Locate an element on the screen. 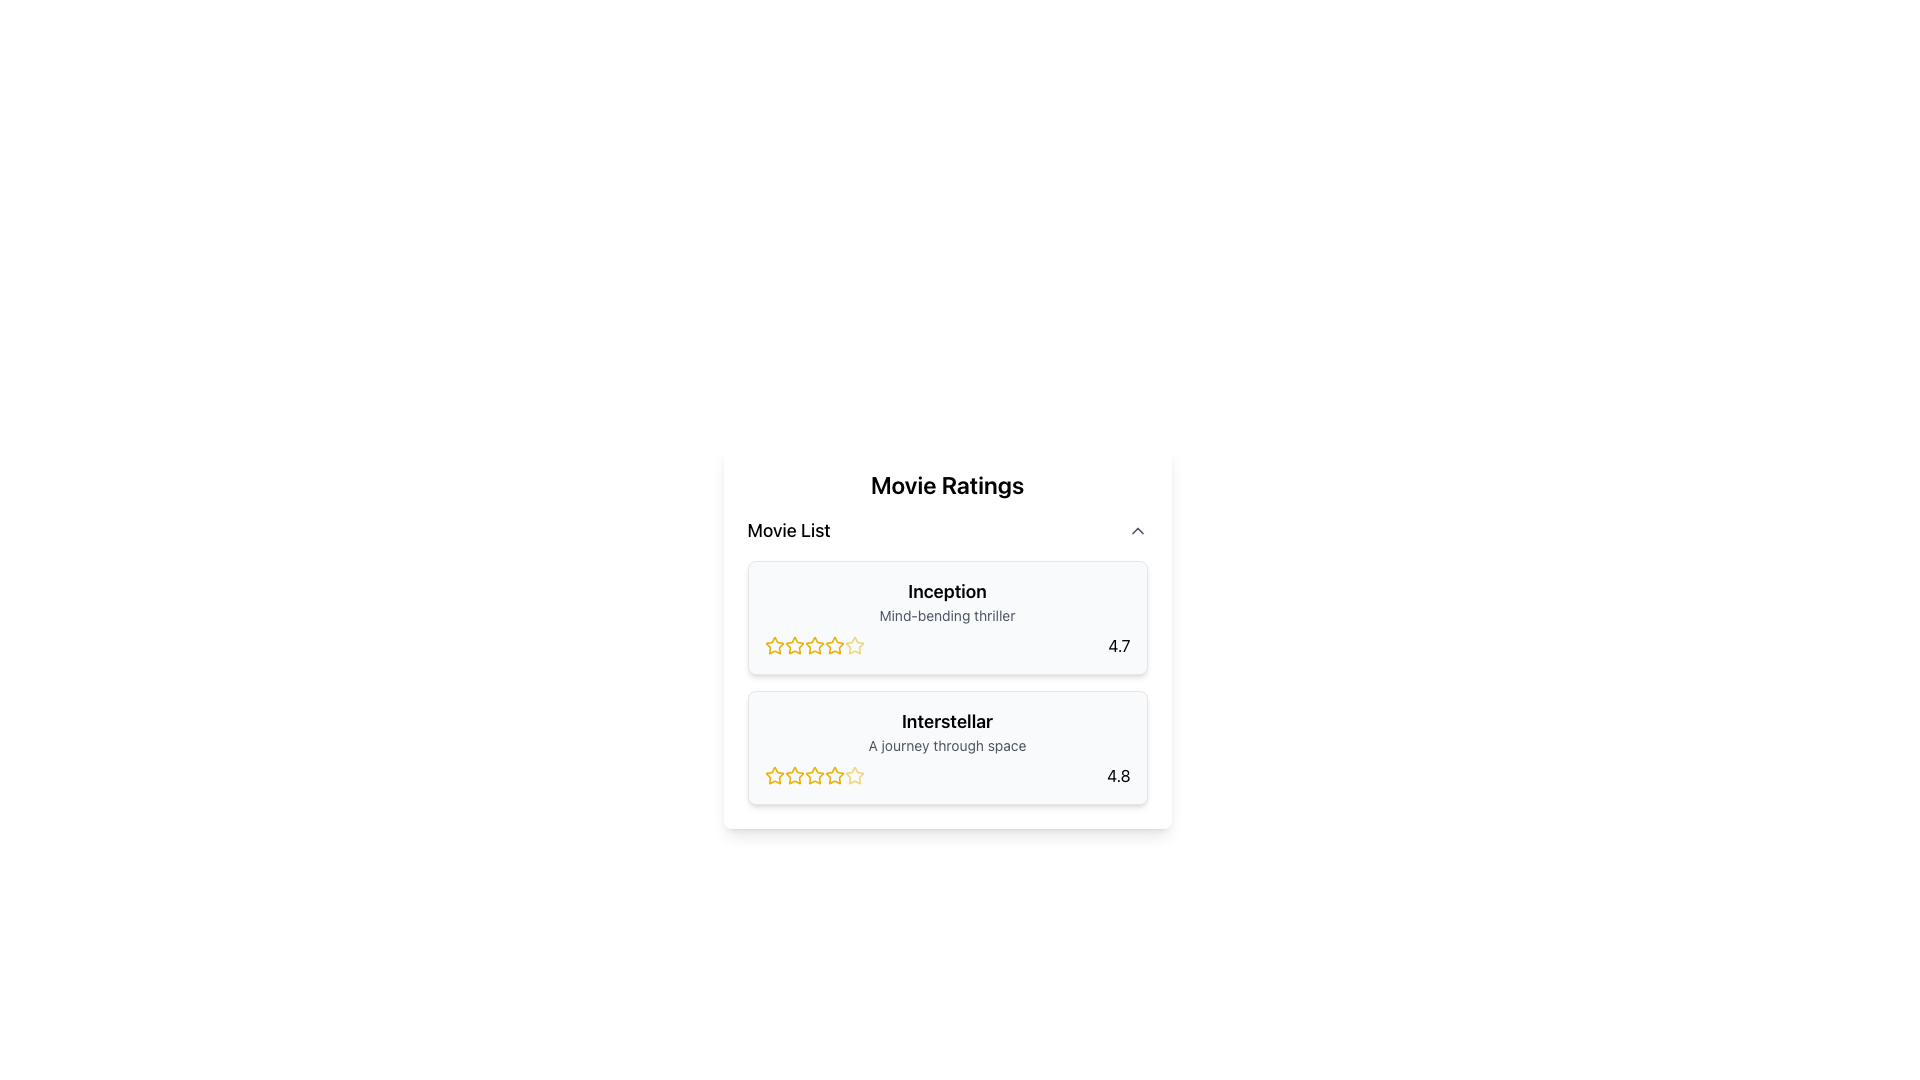 The image size is (1920, 1080). the fifth rating star for the movie 'Interstellar', which is located just below the title and description, in a series of six stars is located at coordinates (814, 774).